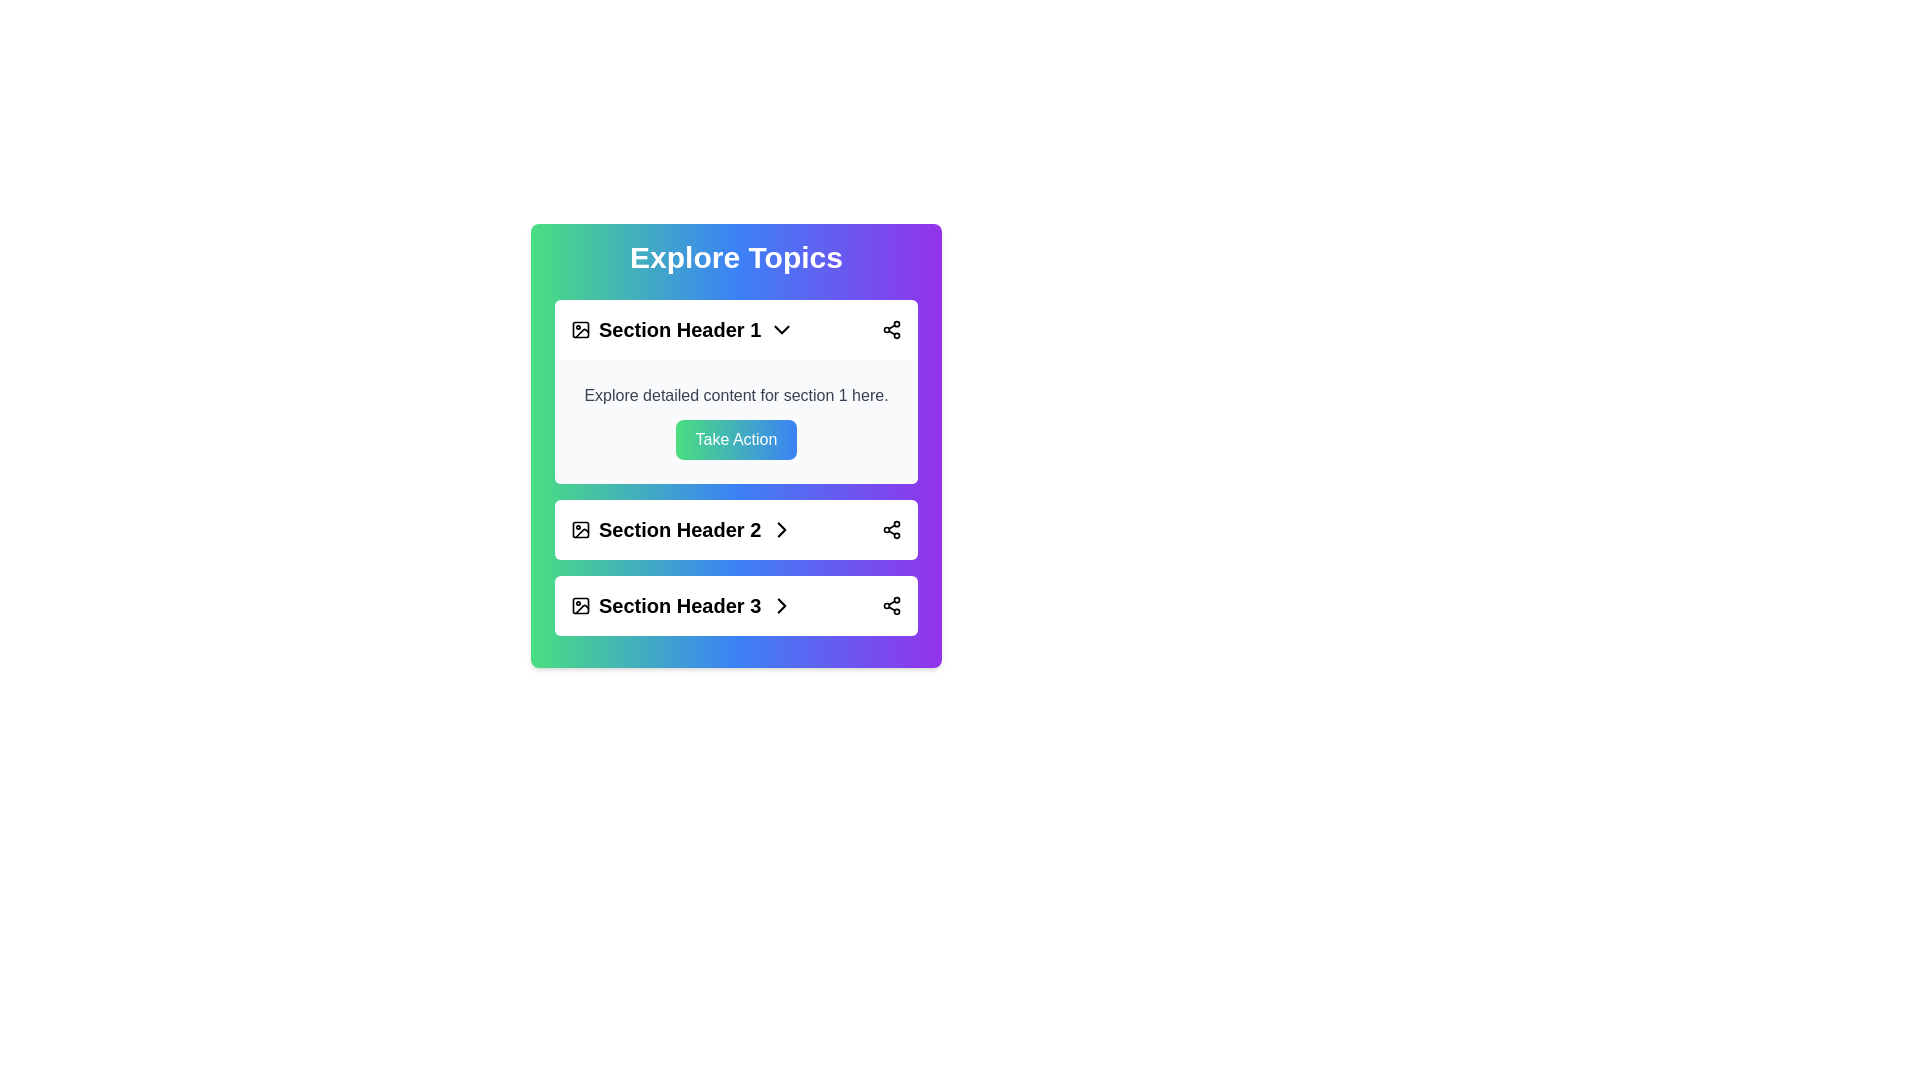  Describe the element at coordinates (781, 604) in the screenshot. I see `the chevron icon located to the right of the text 'Section Header 3'` at that location.